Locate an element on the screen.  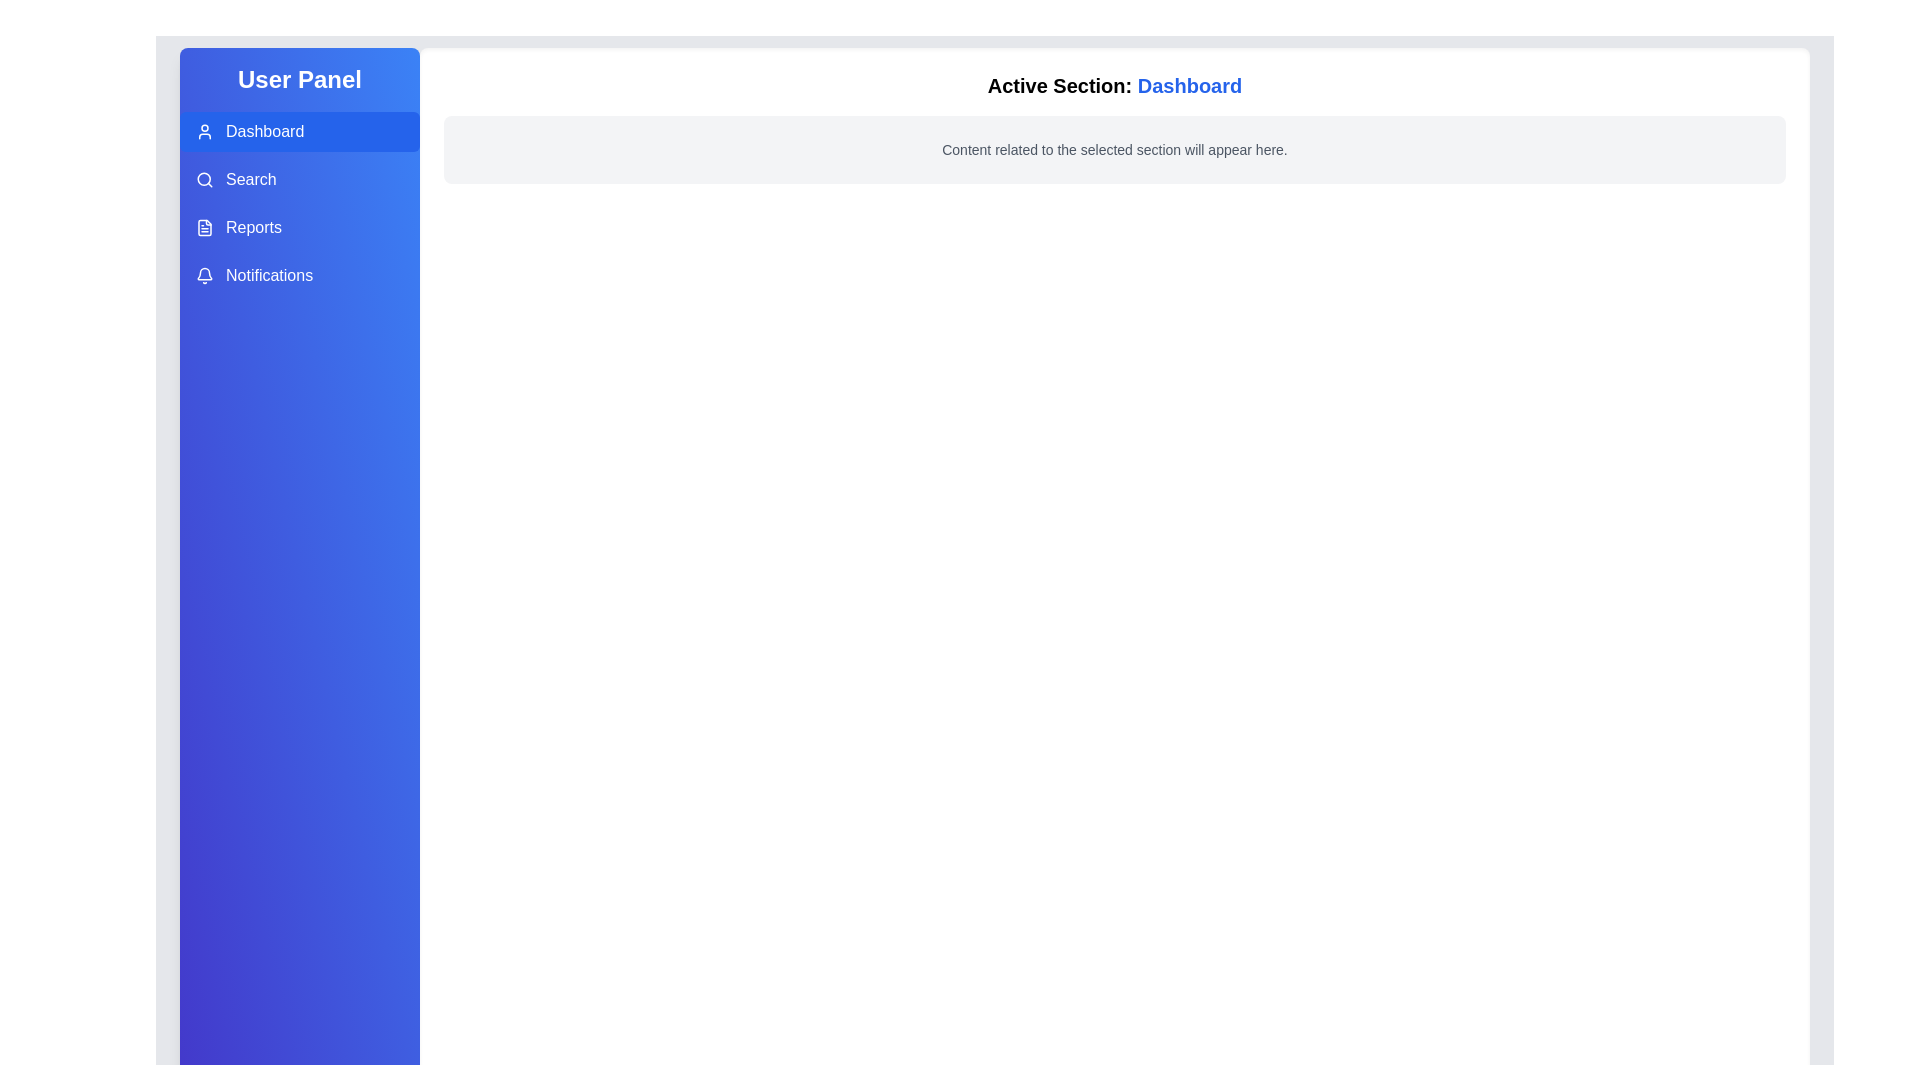
the menu option Dashboard in the UserPanel is located at coordinates (298, 131).